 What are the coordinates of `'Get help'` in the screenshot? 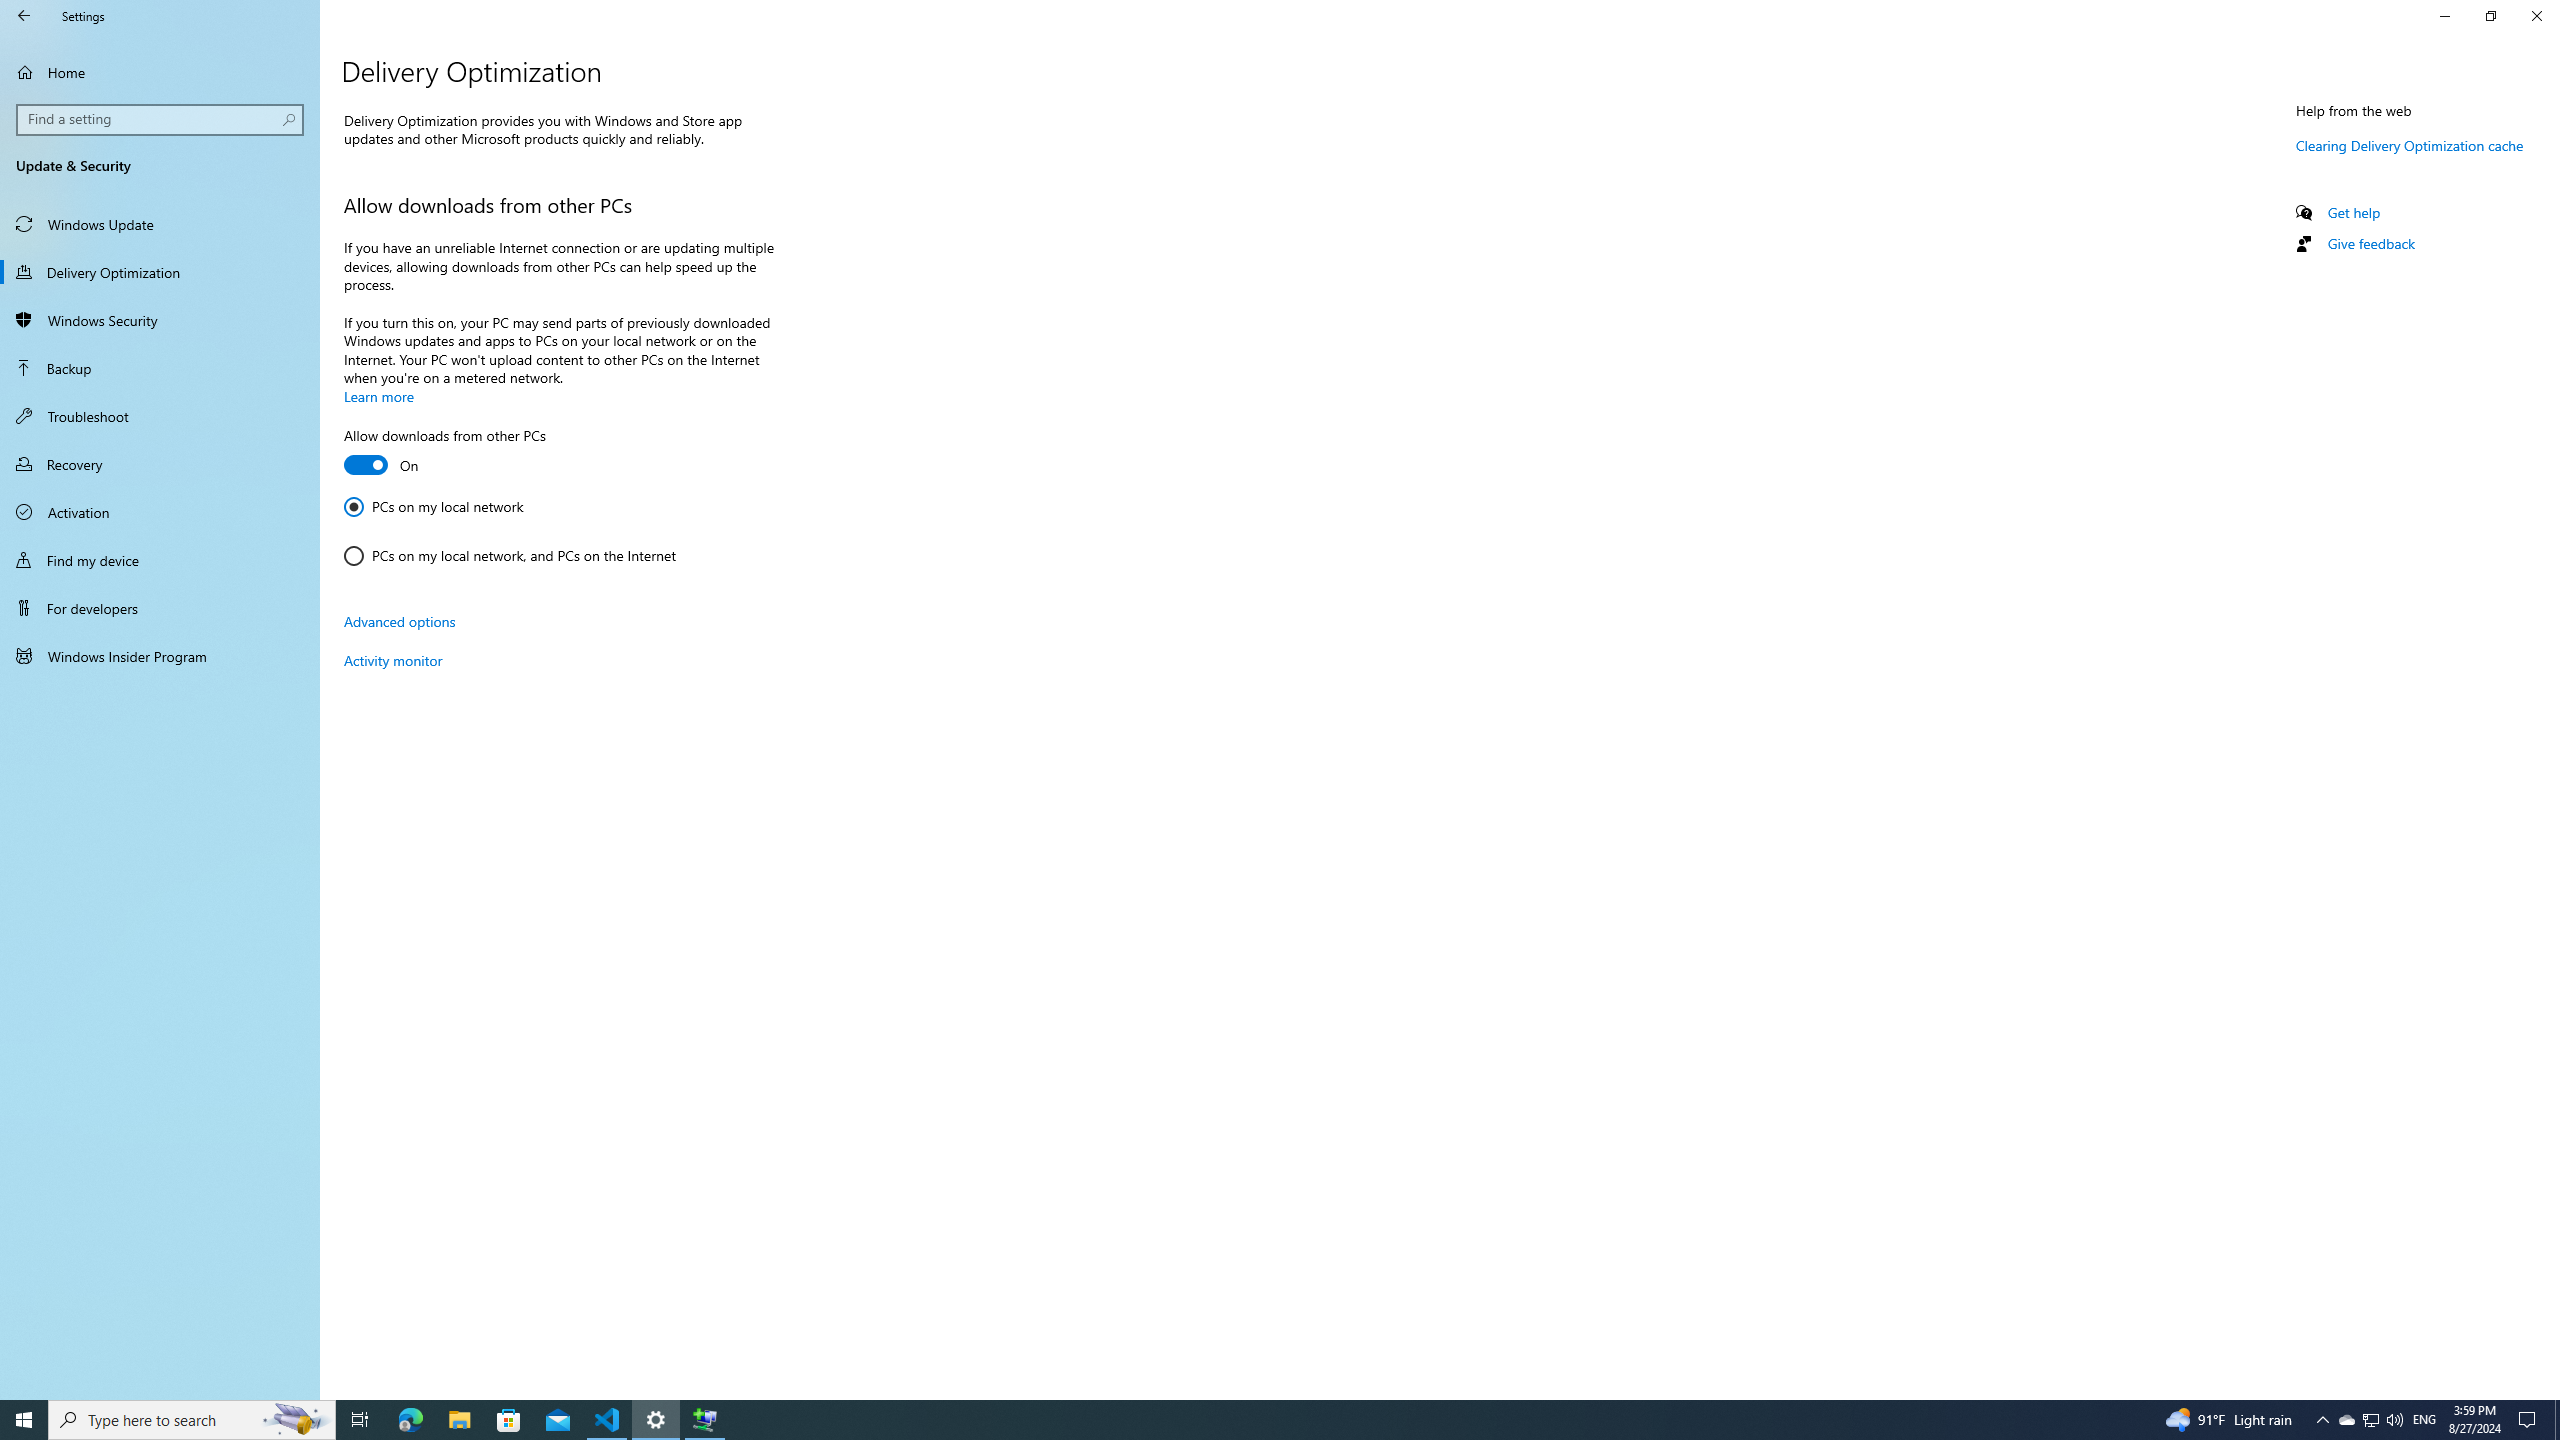 It's located at (2352, 211).